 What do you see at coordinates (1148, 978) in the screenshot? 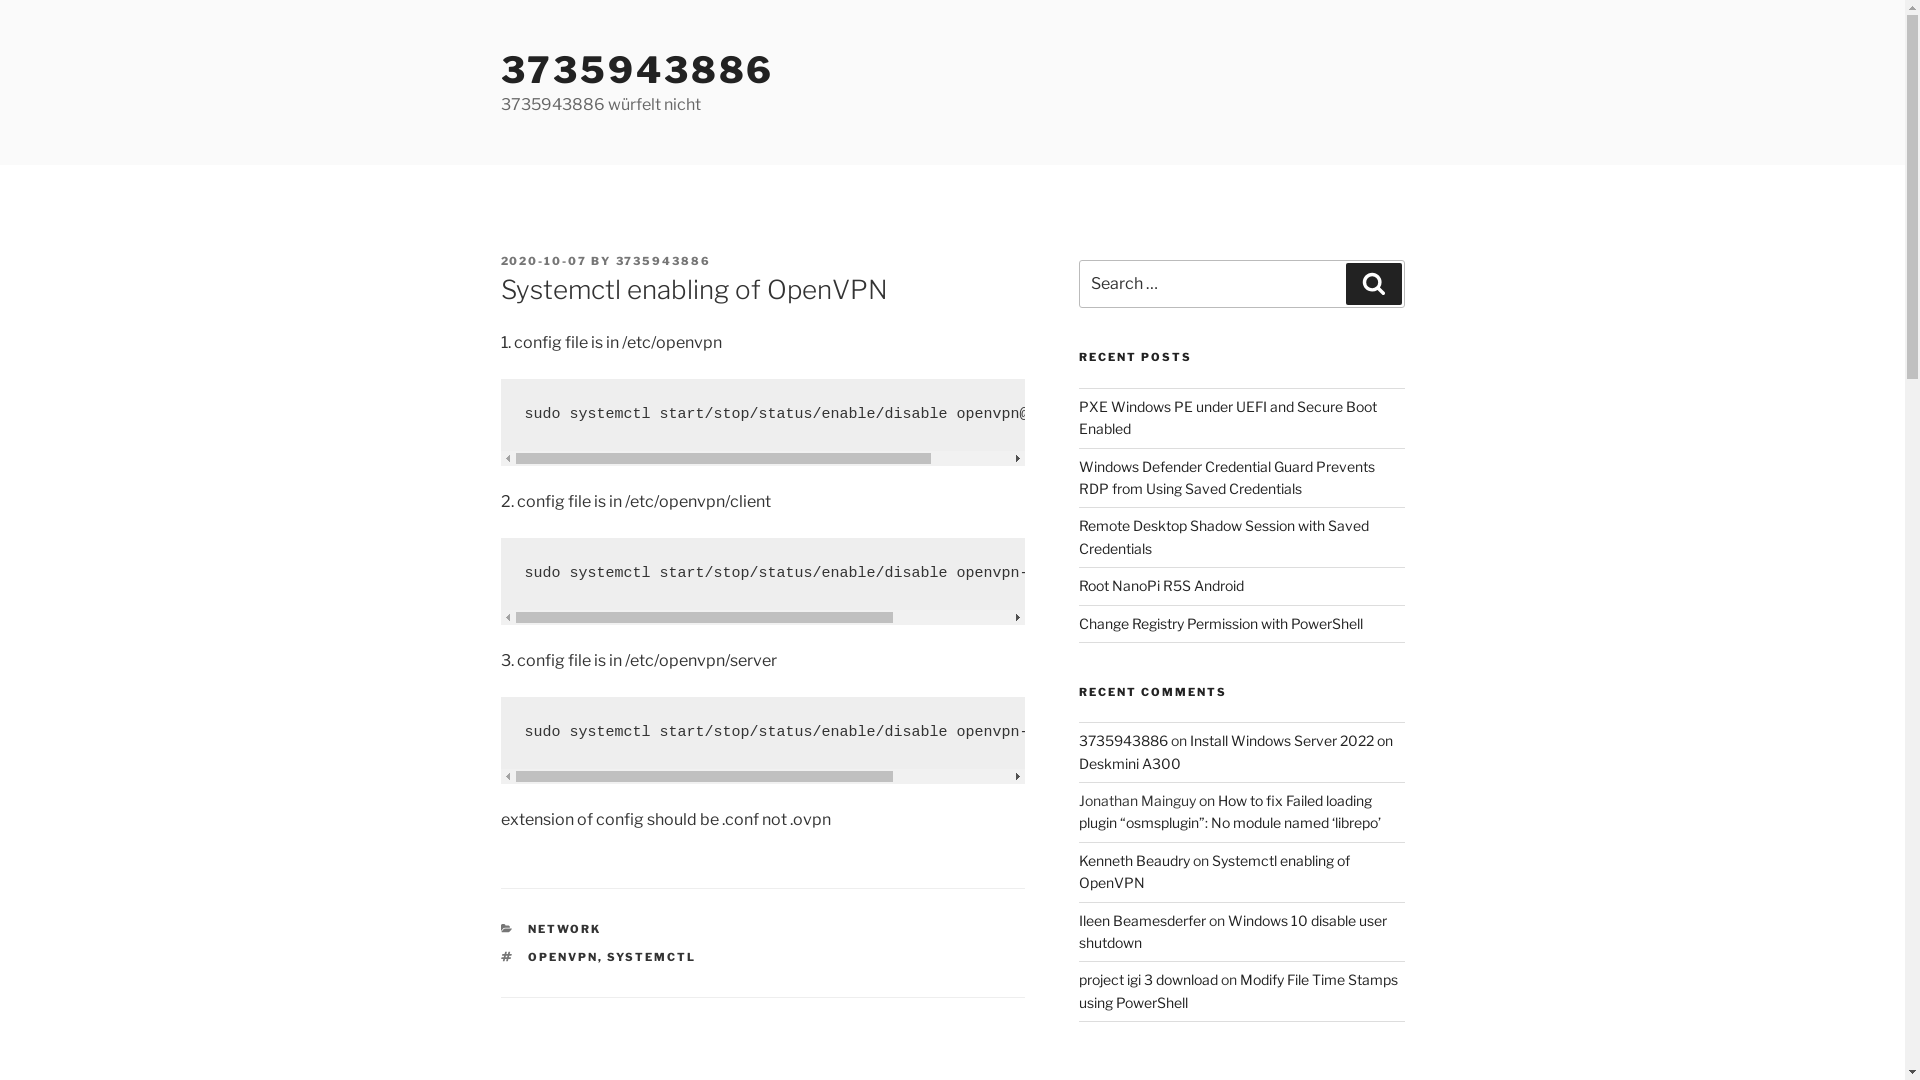
I see `'project igi 3 download'` at bounding box center [1148, 978].